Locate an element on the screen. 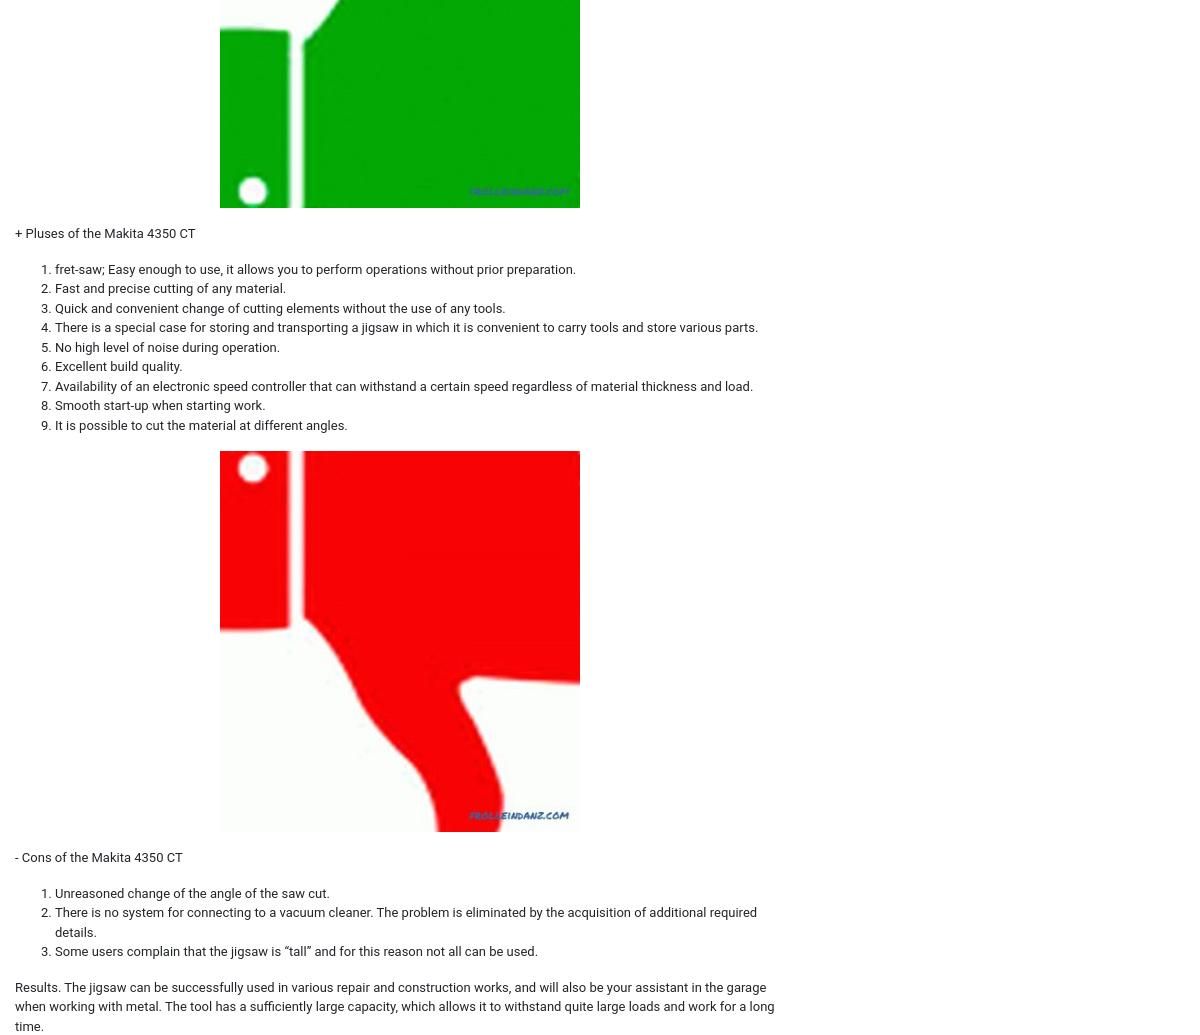 Image resolution: width=1200 pixels, height=1035 pixels. 'No high level of noise during operation.' is located at coordinates (166, 346).